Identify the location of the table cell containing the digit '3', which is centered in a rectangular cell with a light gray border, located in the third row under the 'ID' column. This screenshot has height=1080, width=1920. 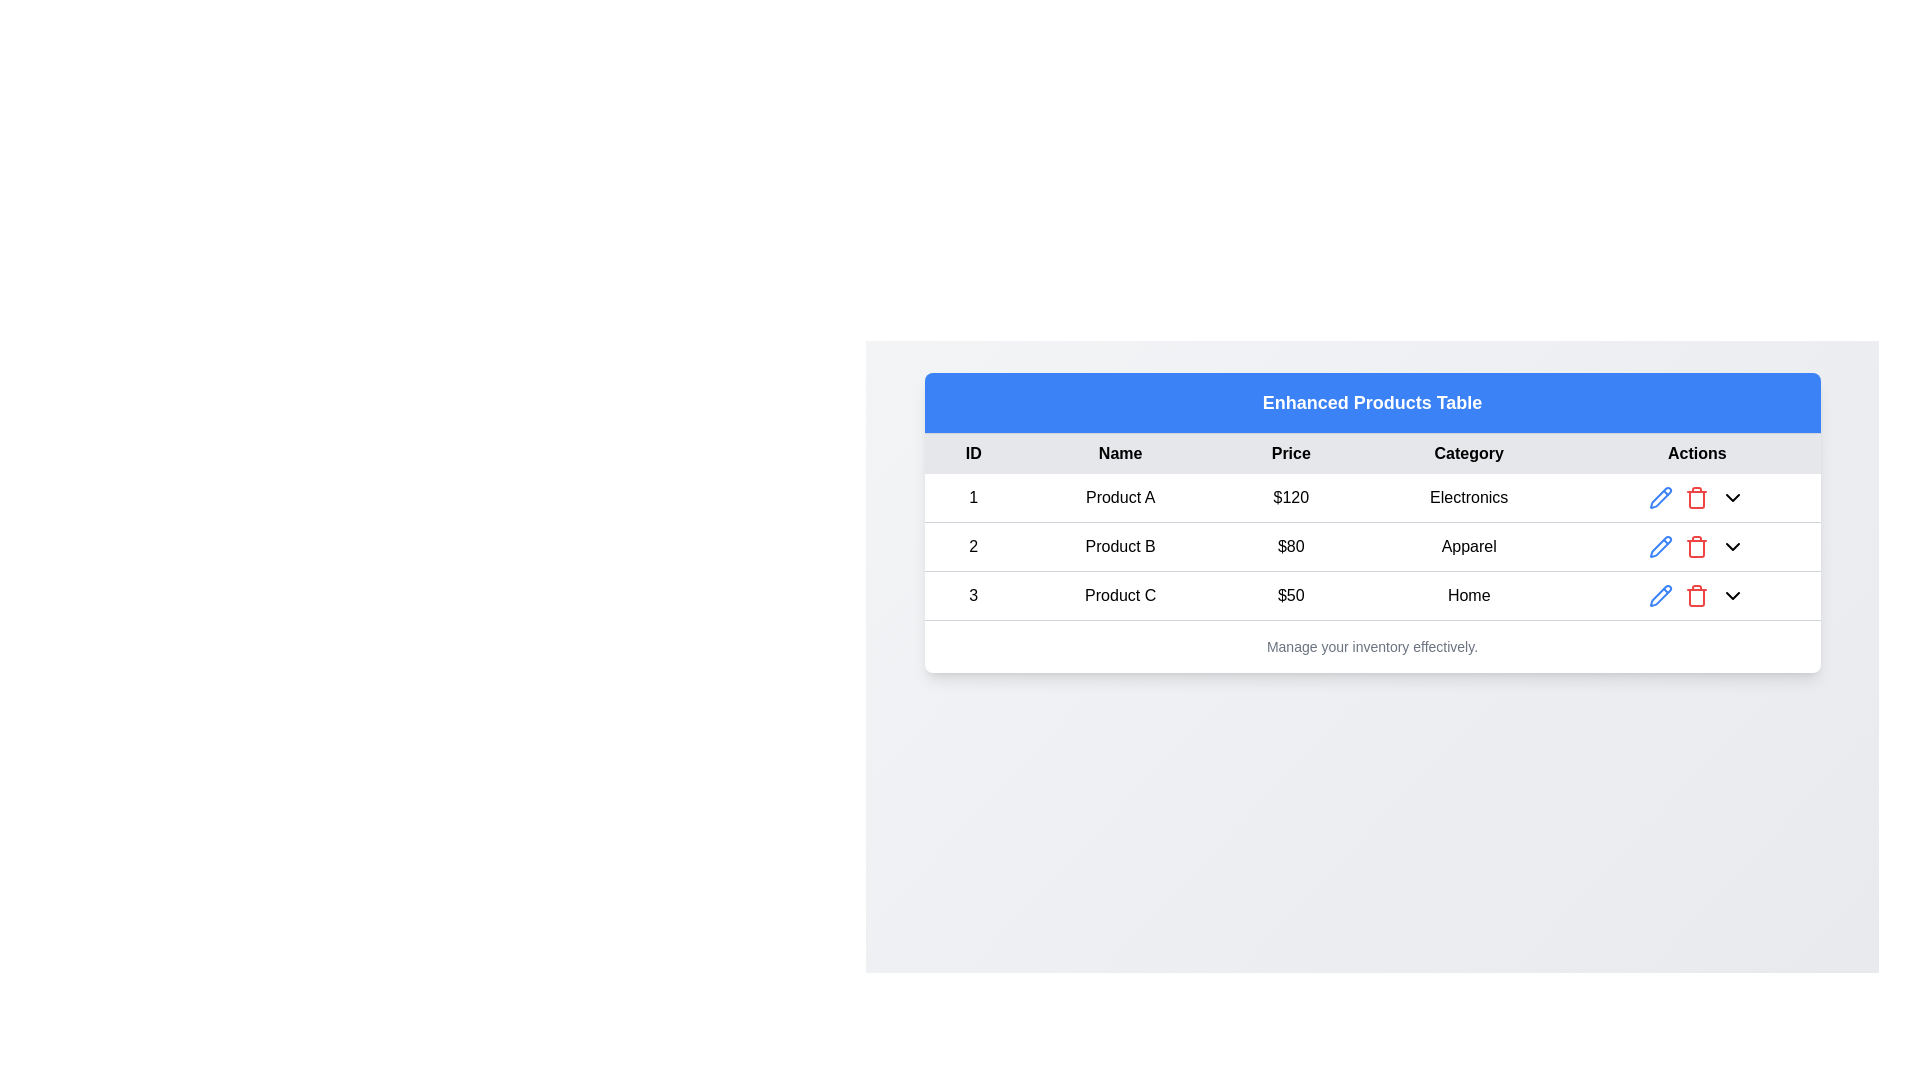
(973, 595).